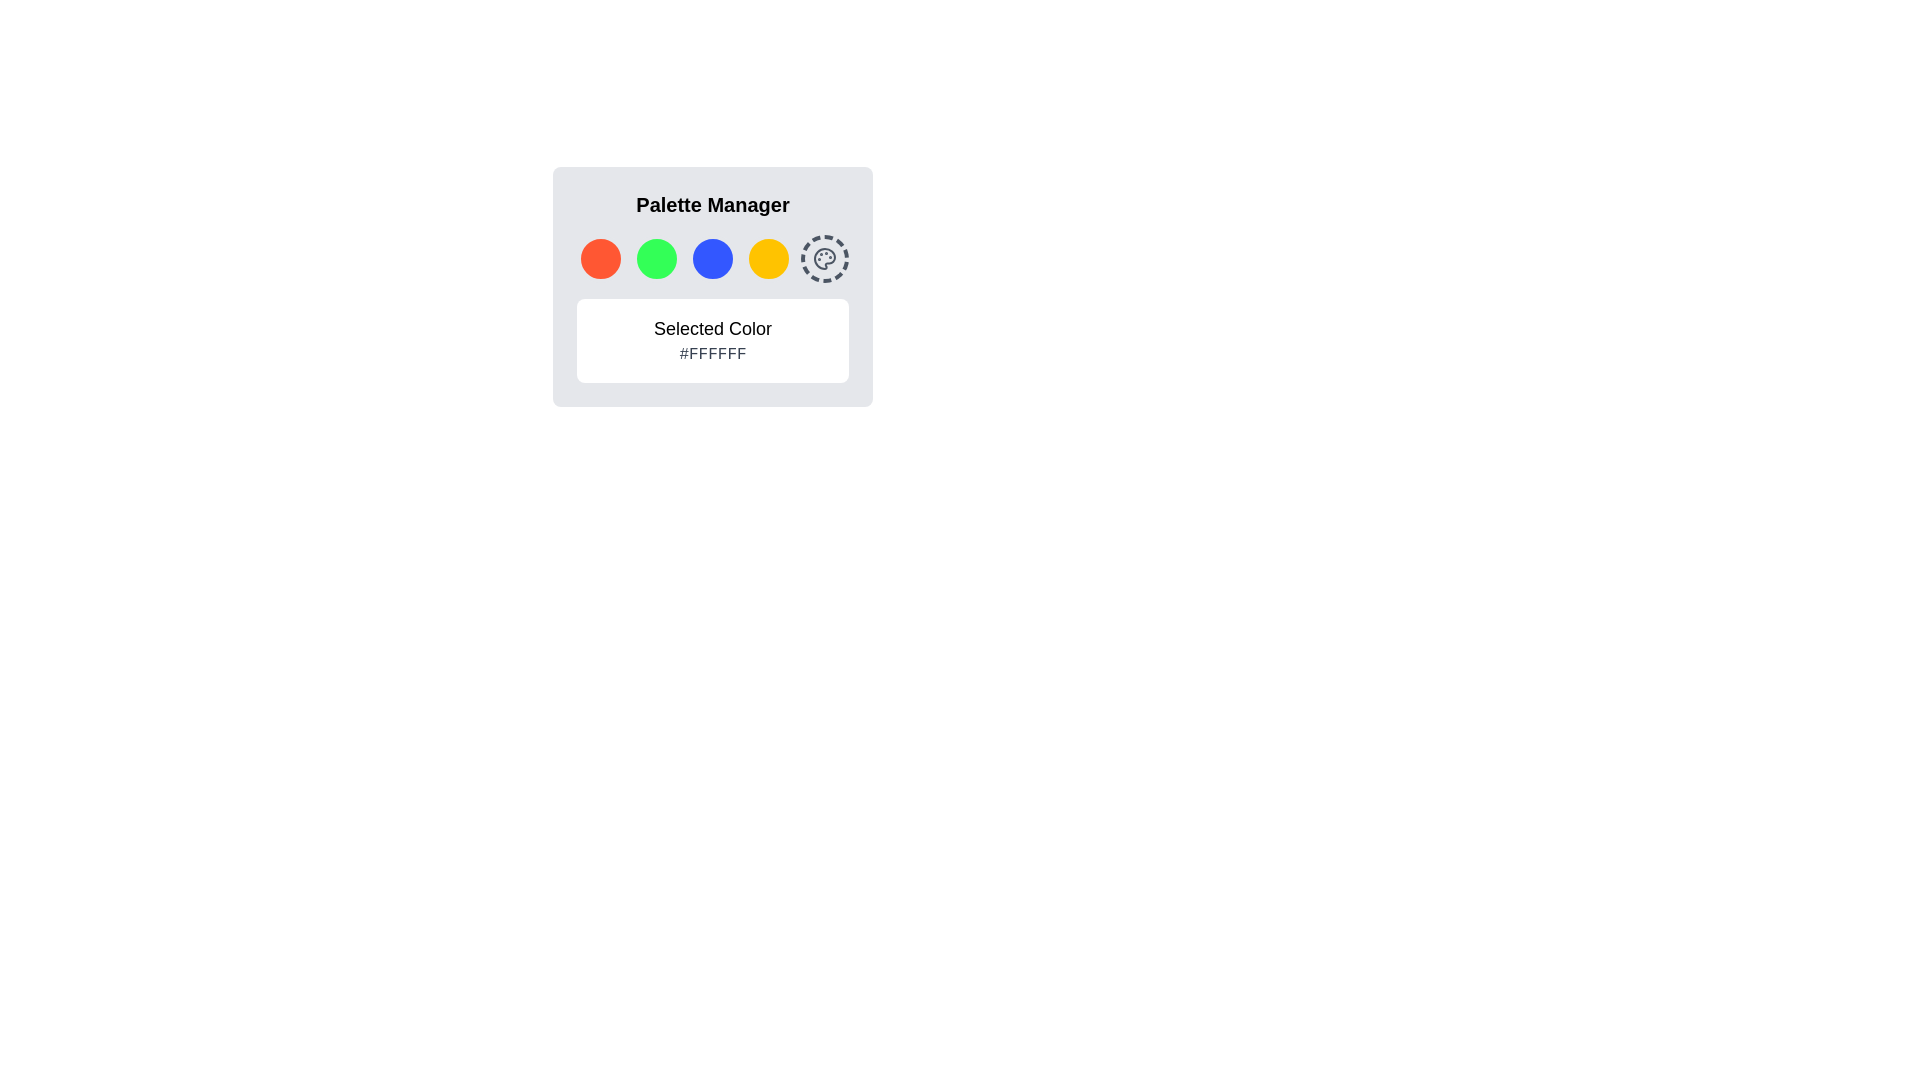  I want to click on the center of the palette icon component within the SVG element, which is located in the top-right section of the interface and is part of the color selection tool, so click(825, 257).